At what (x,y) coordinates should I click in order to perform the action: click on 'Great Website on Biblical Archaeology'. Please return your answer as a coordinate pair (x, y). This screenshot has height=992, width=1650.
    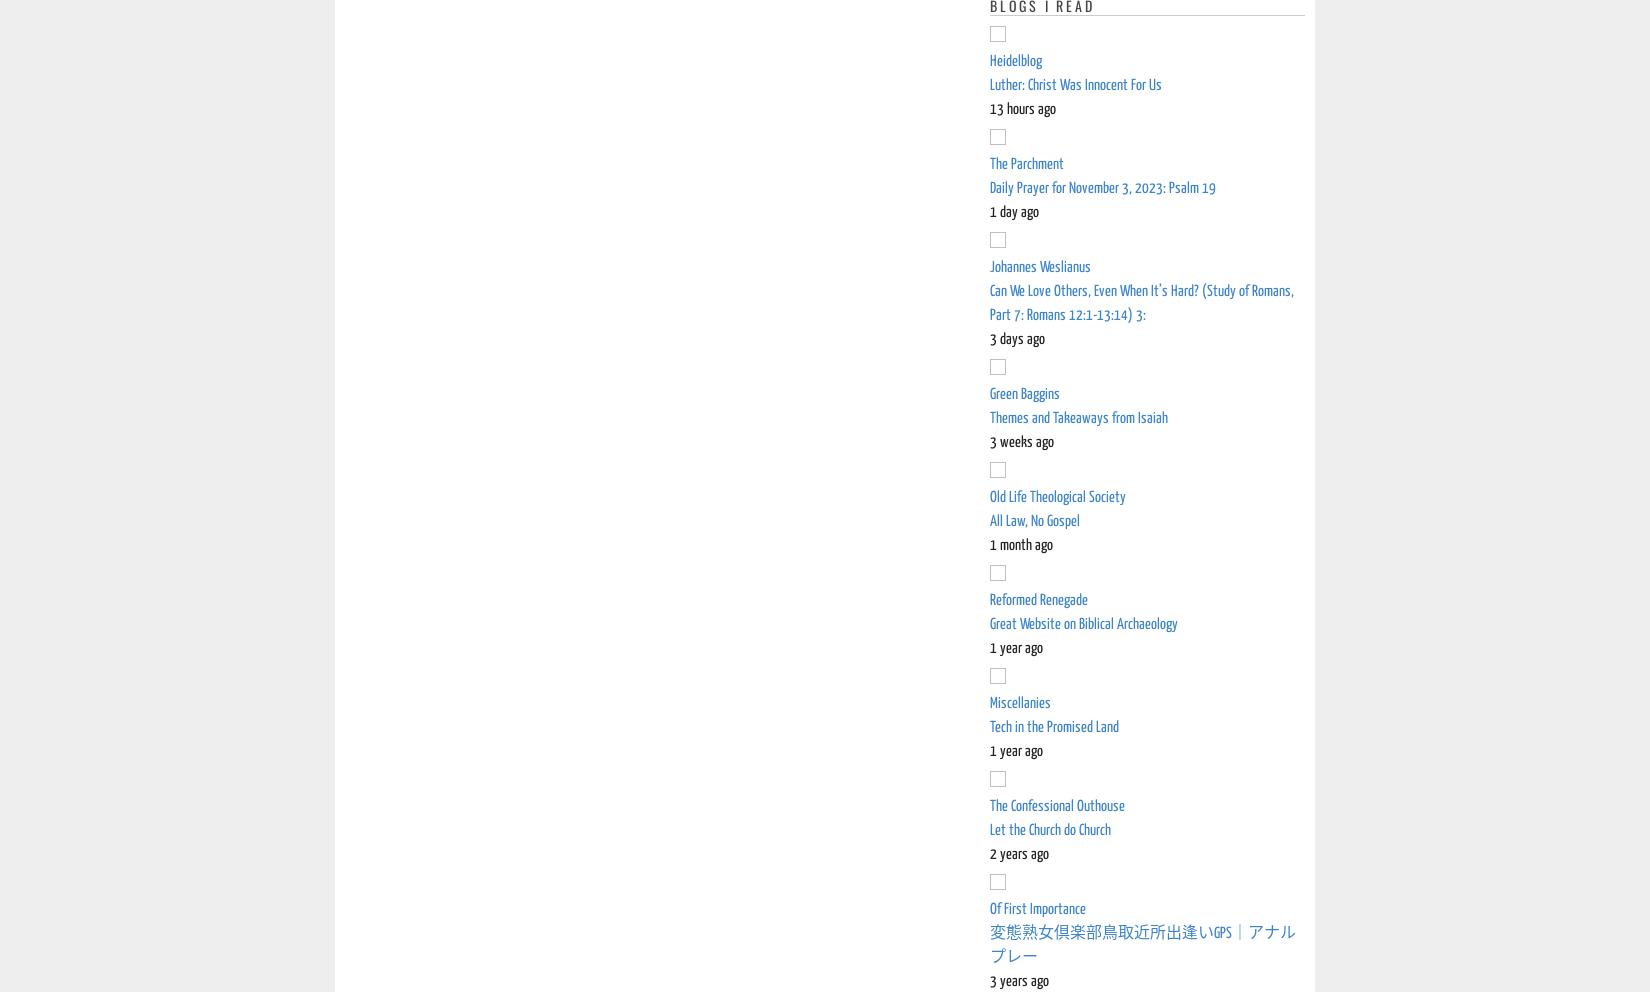
    Looking at the image, I should click on (1084, 624).